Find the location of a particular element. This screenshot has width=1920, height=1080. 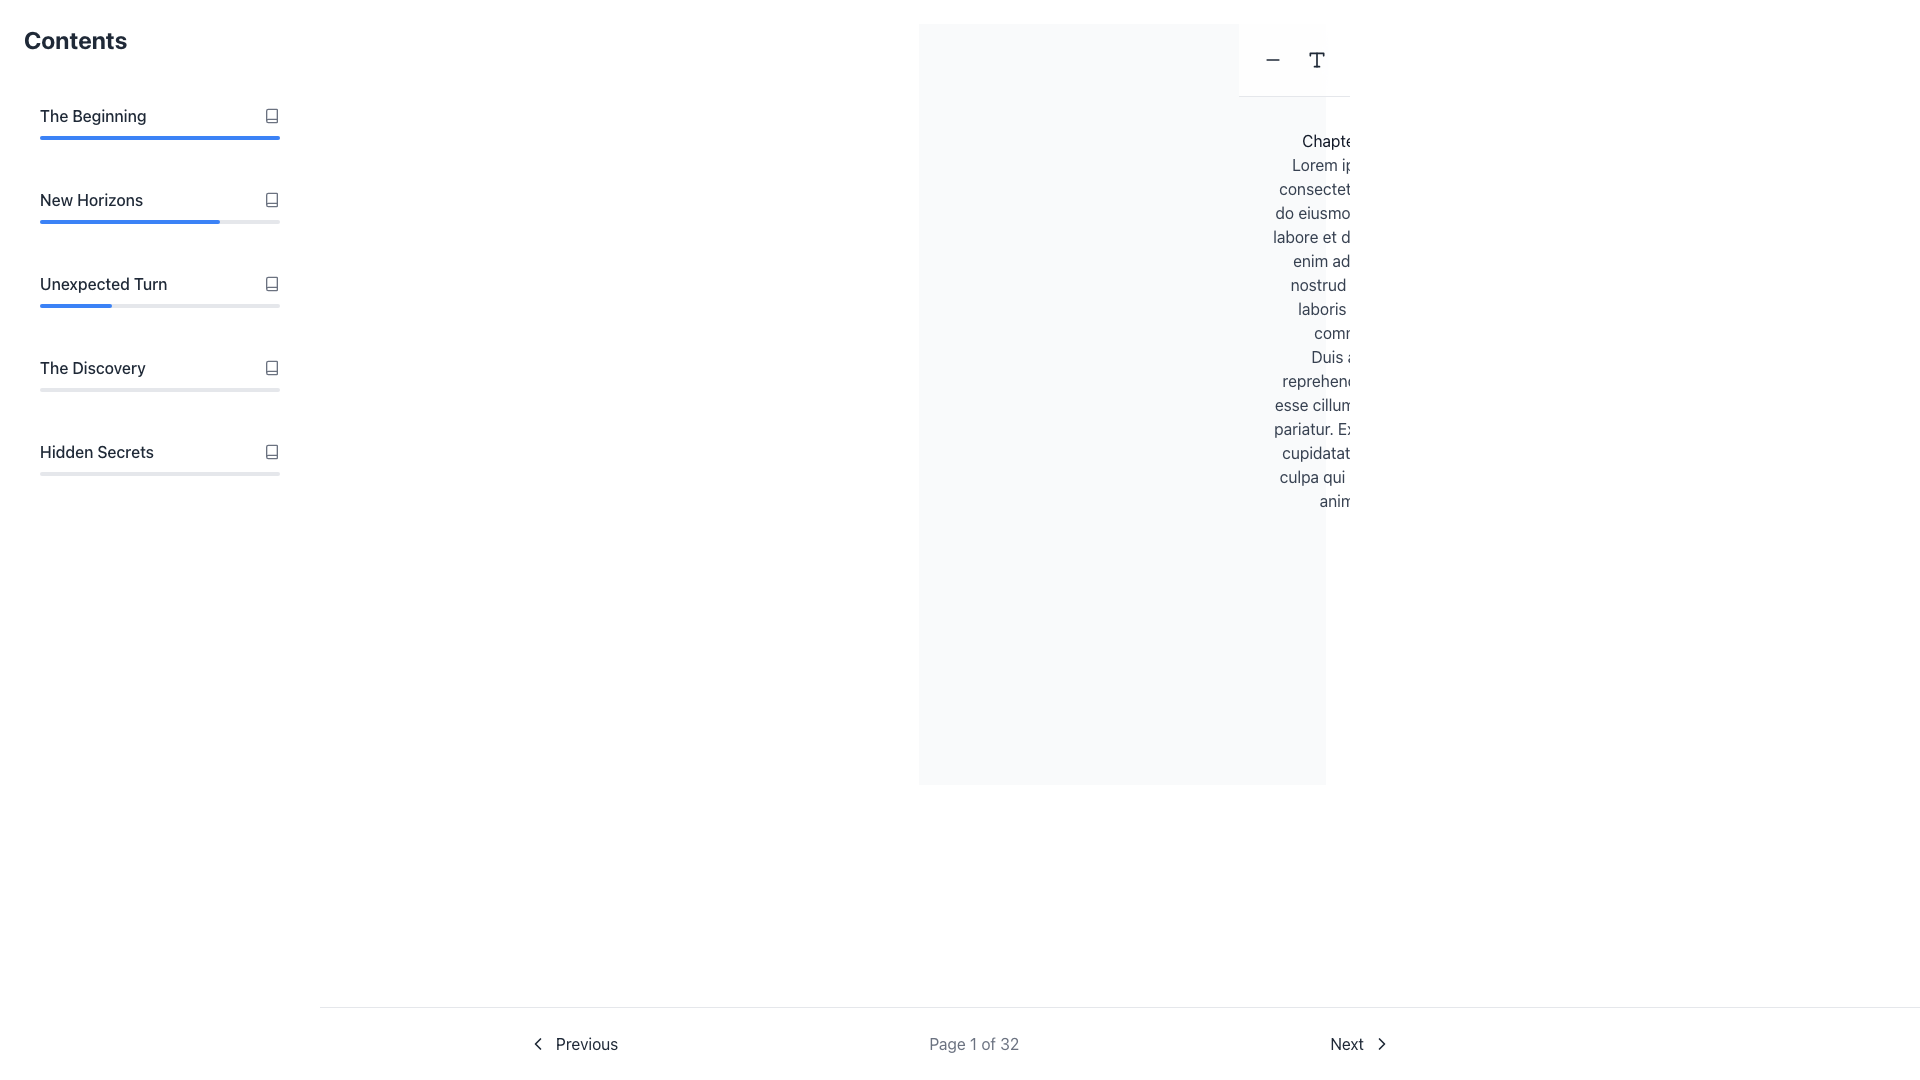

text label positioned in the left sidebar, located below 'The Beginning' and above 'Unexpected Turn' is located at coordinates (90, 200).